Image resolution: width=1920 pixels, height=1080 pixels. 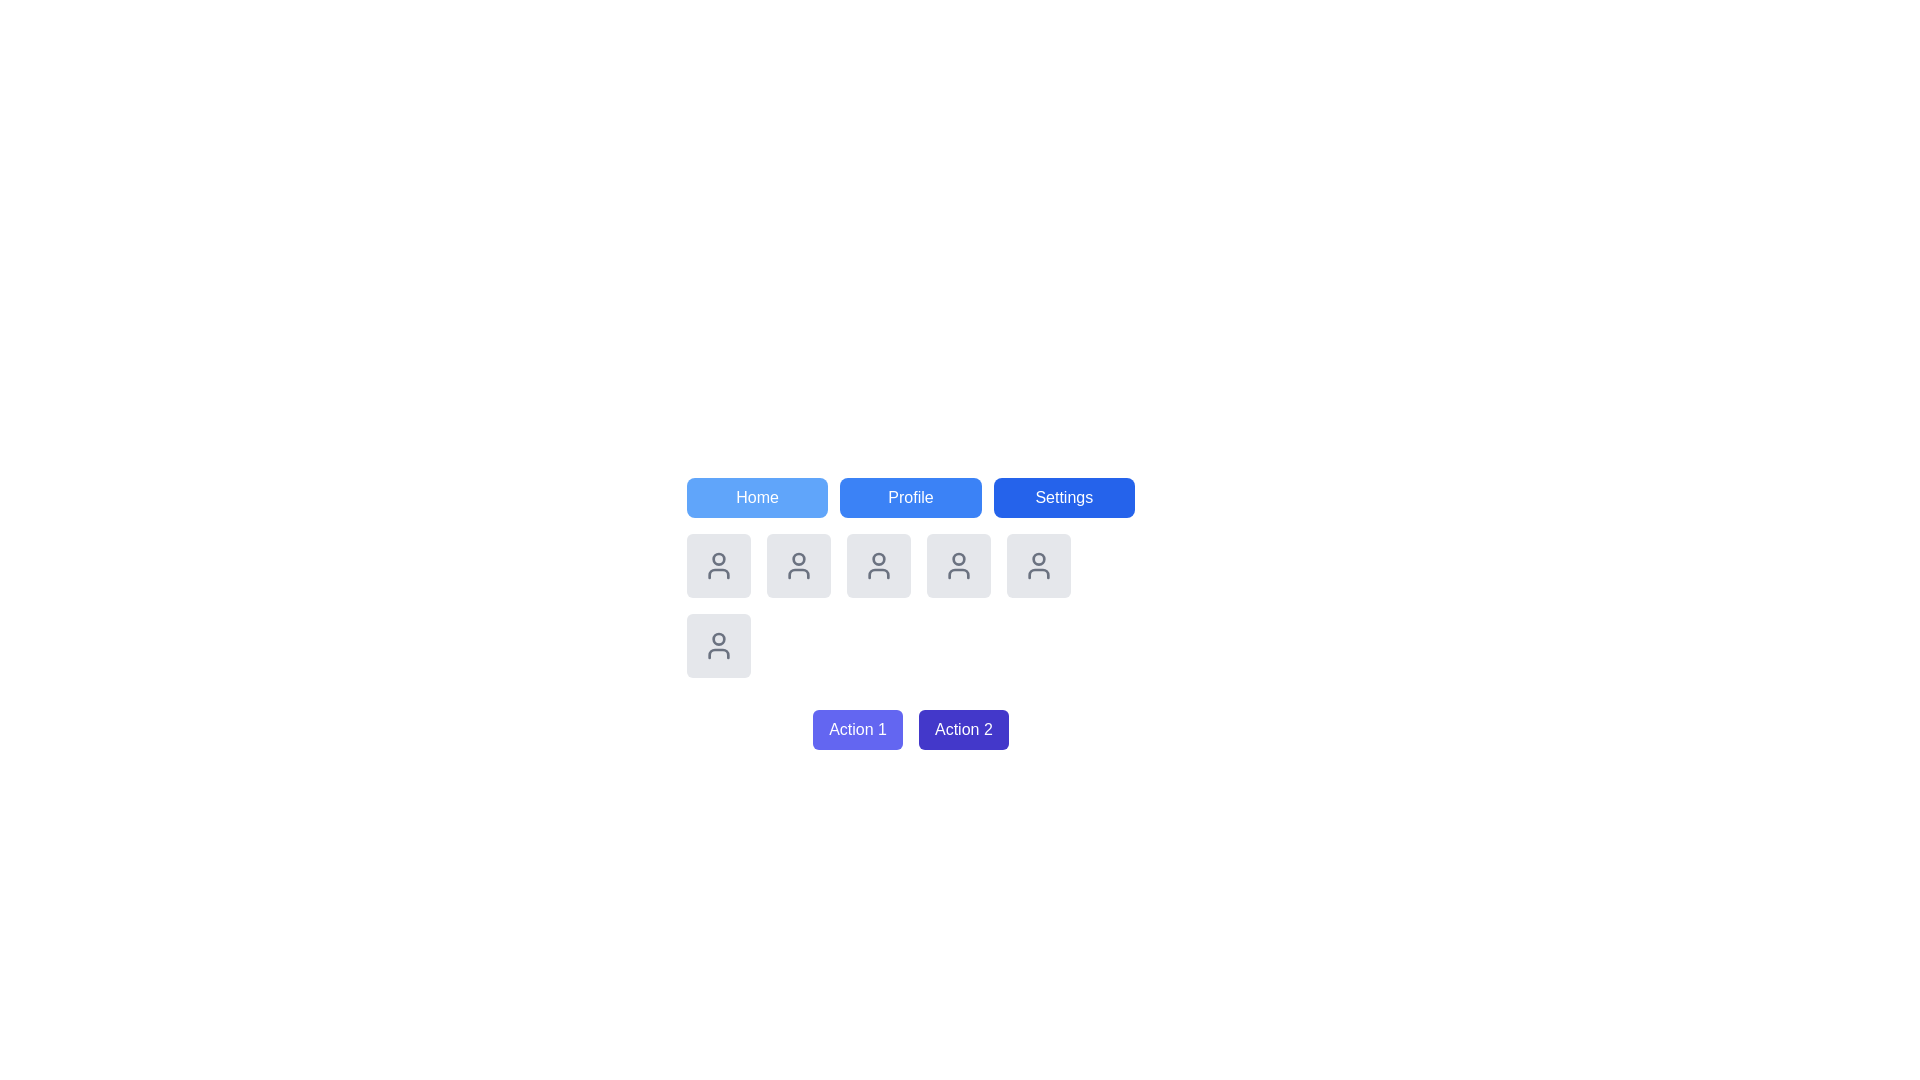 I want to click on the blue 'Home' button with rounded corners, so click(x=756, y=496).